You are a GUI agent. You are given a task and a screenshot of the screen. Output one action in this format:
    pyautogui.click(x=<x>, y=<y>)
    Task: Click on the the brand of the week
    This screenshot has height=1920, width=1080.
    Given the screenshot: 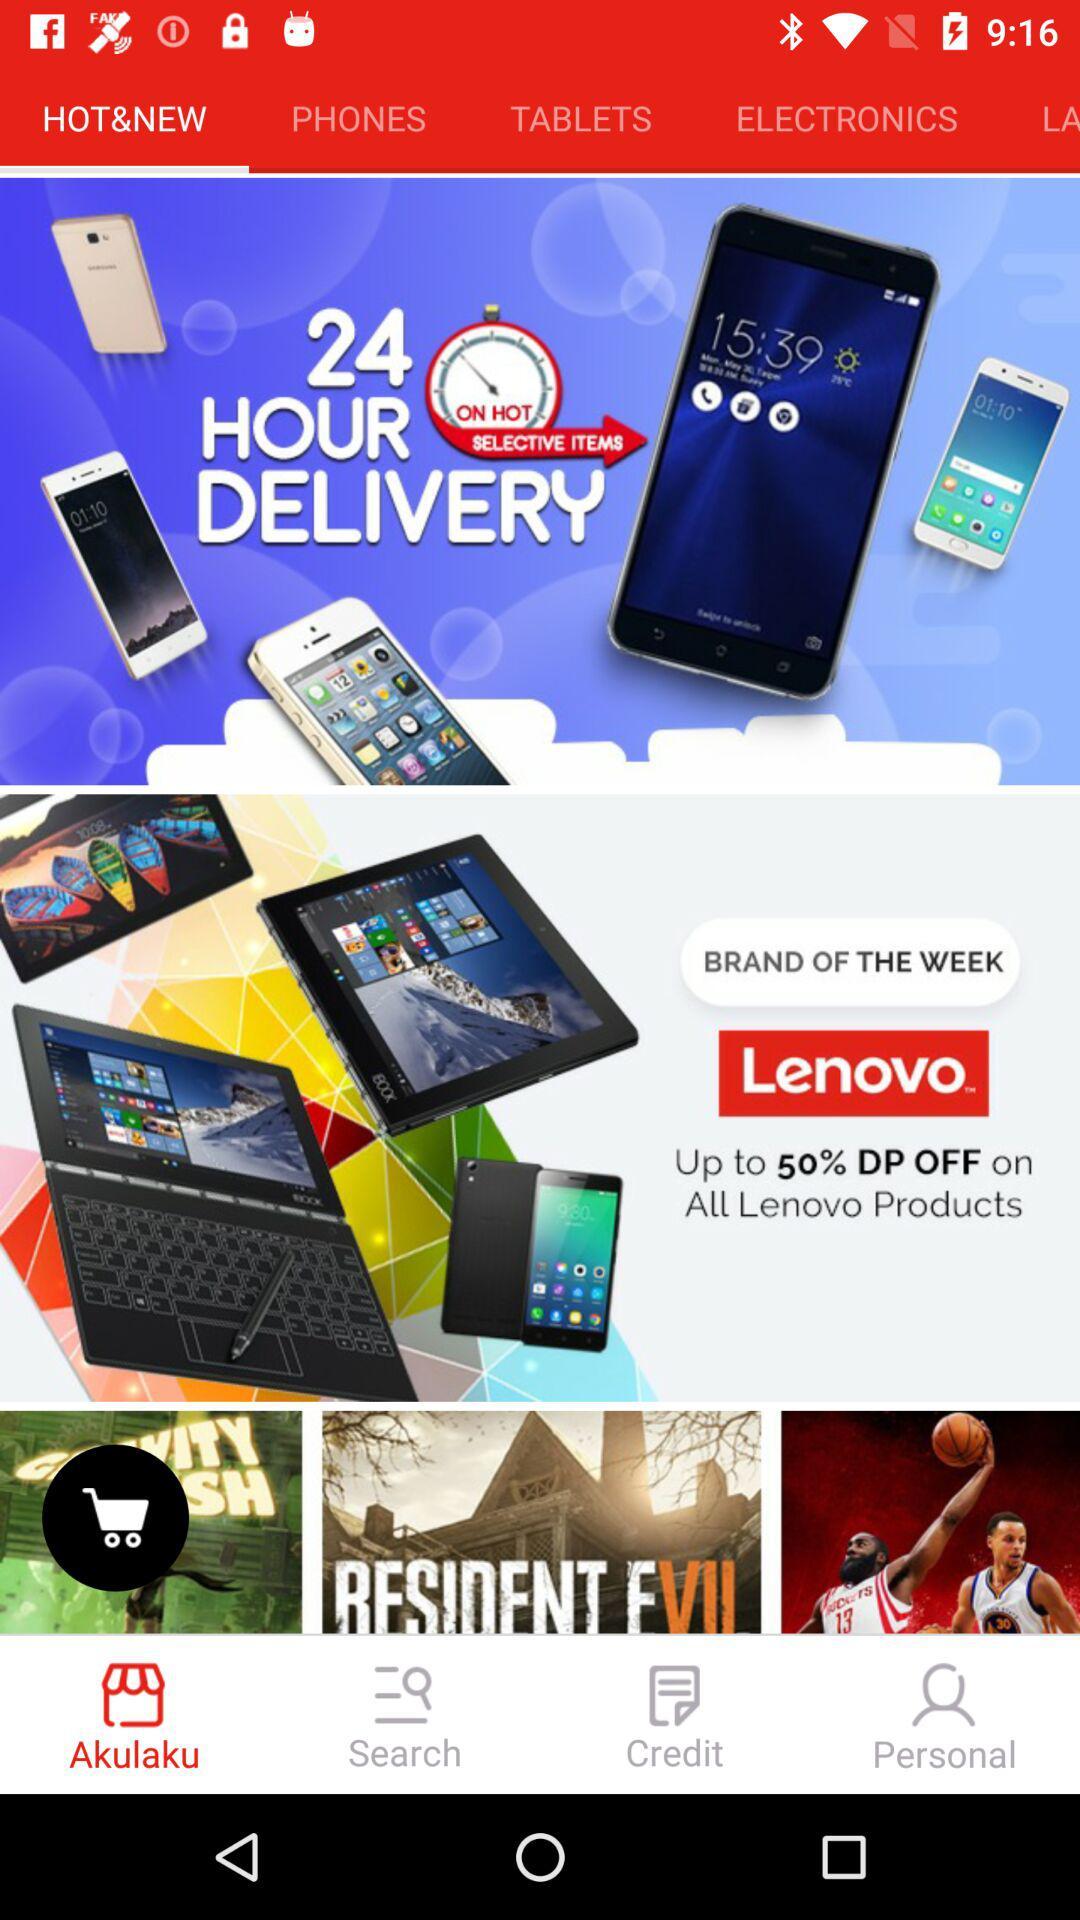 What is the action you would take?
    pyautogui.click(x=540, y=1097)
    